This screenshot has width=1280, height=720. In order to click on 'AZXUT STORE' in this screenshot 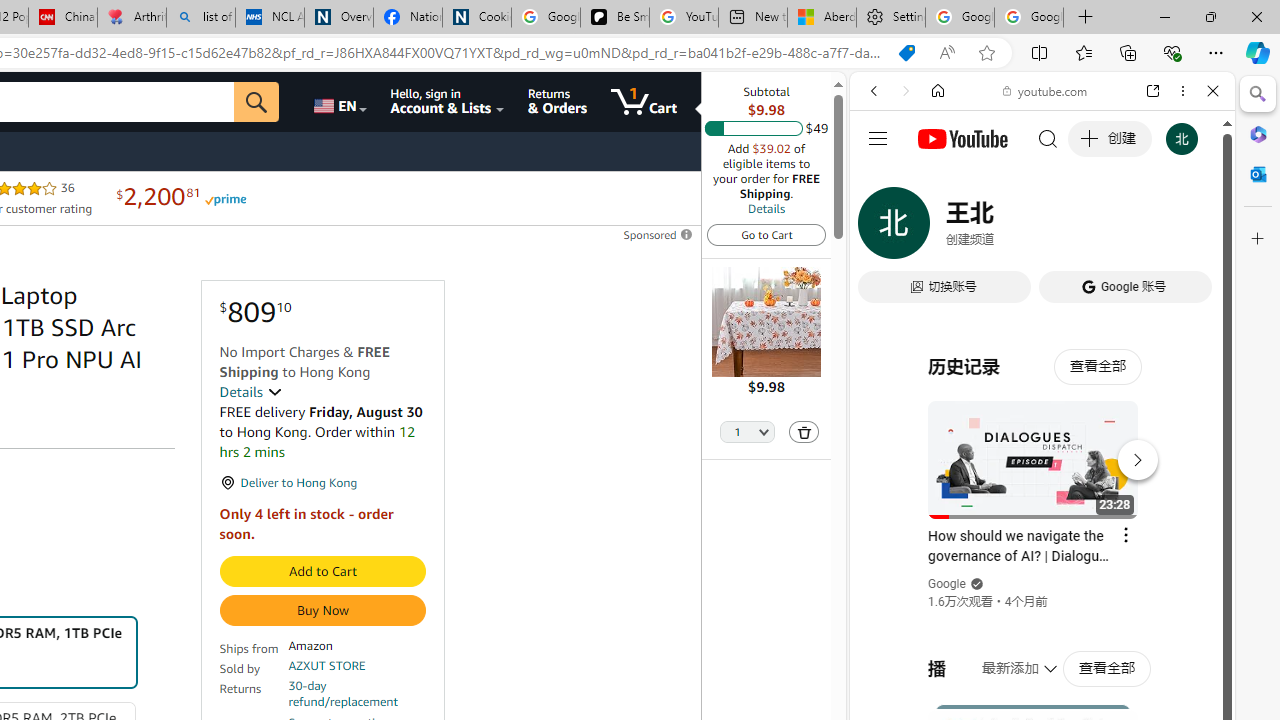, I will do `click(327, 665)`.